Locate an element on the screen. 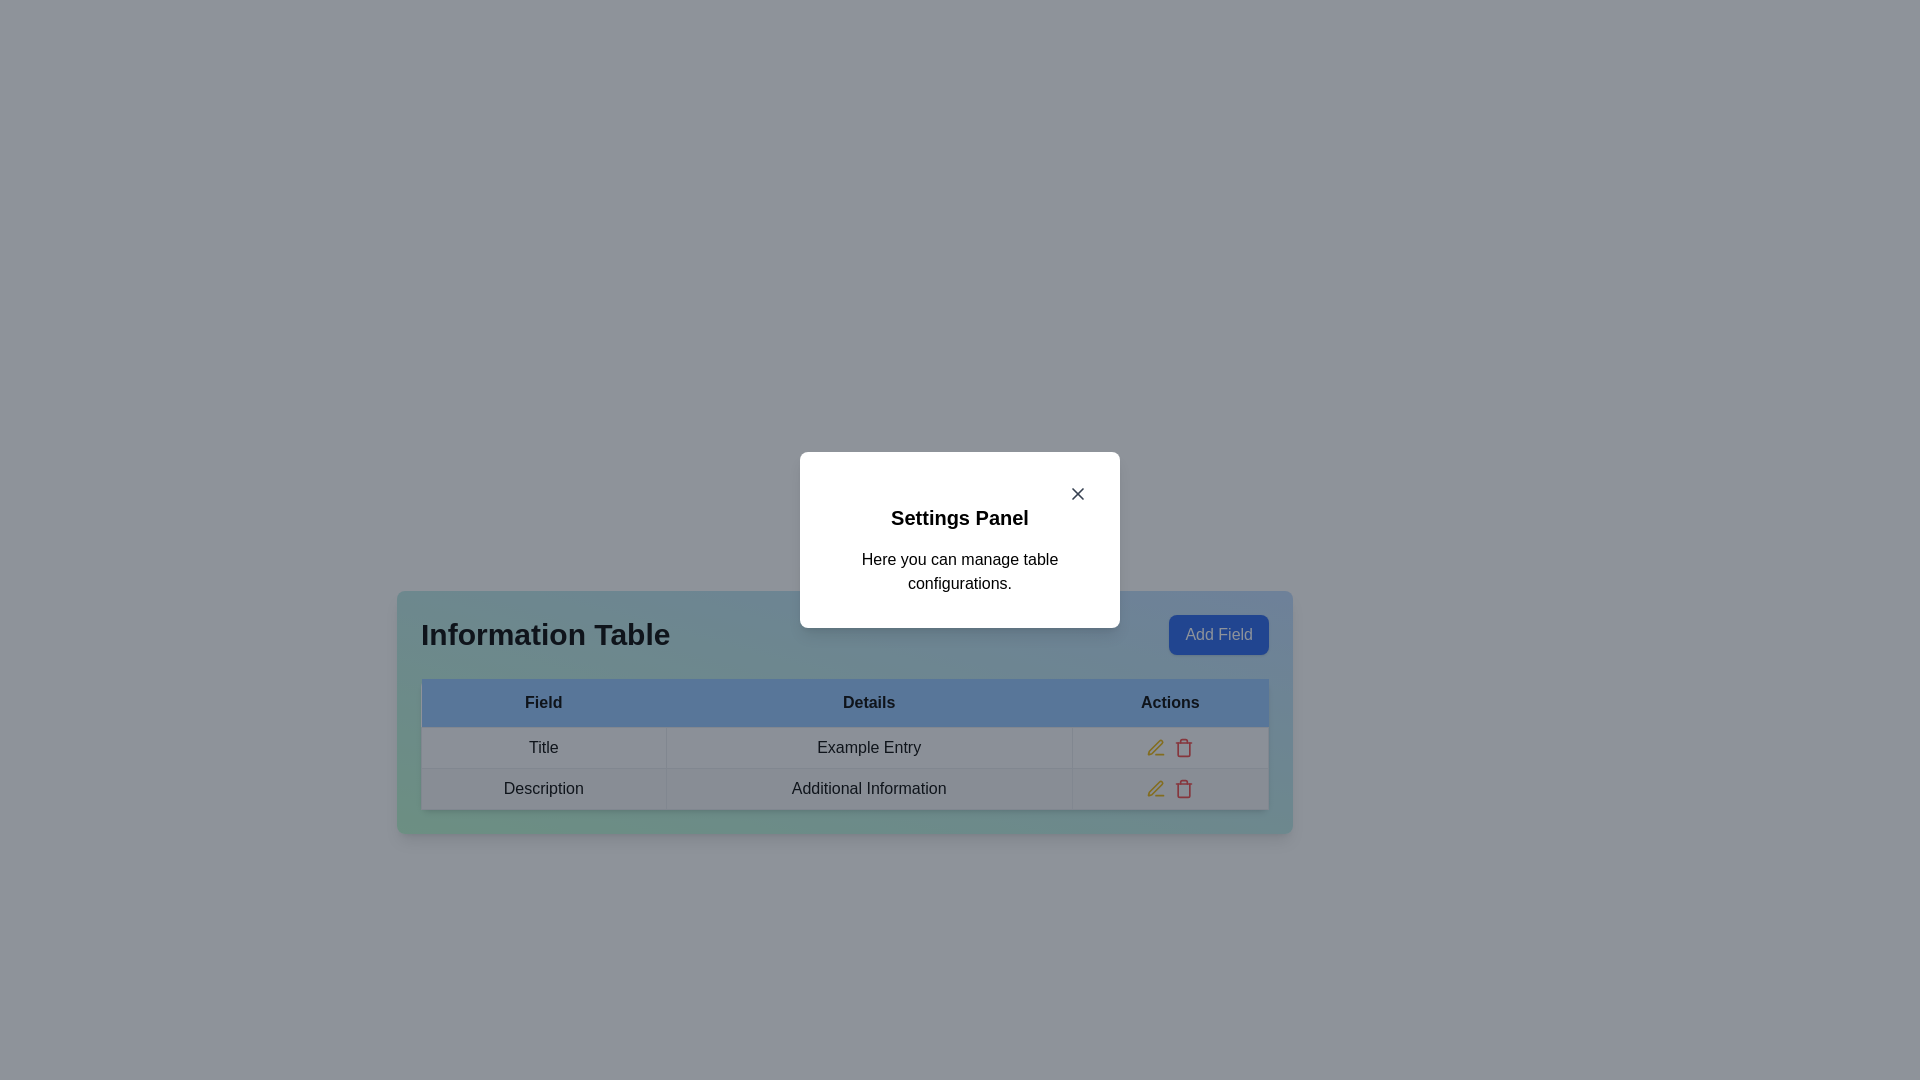  the header label in the middle of the table, which indicates the column for details or descriptions, positioned between the 'Field' and 'Actions' headers is located at coordinates (869, 702).